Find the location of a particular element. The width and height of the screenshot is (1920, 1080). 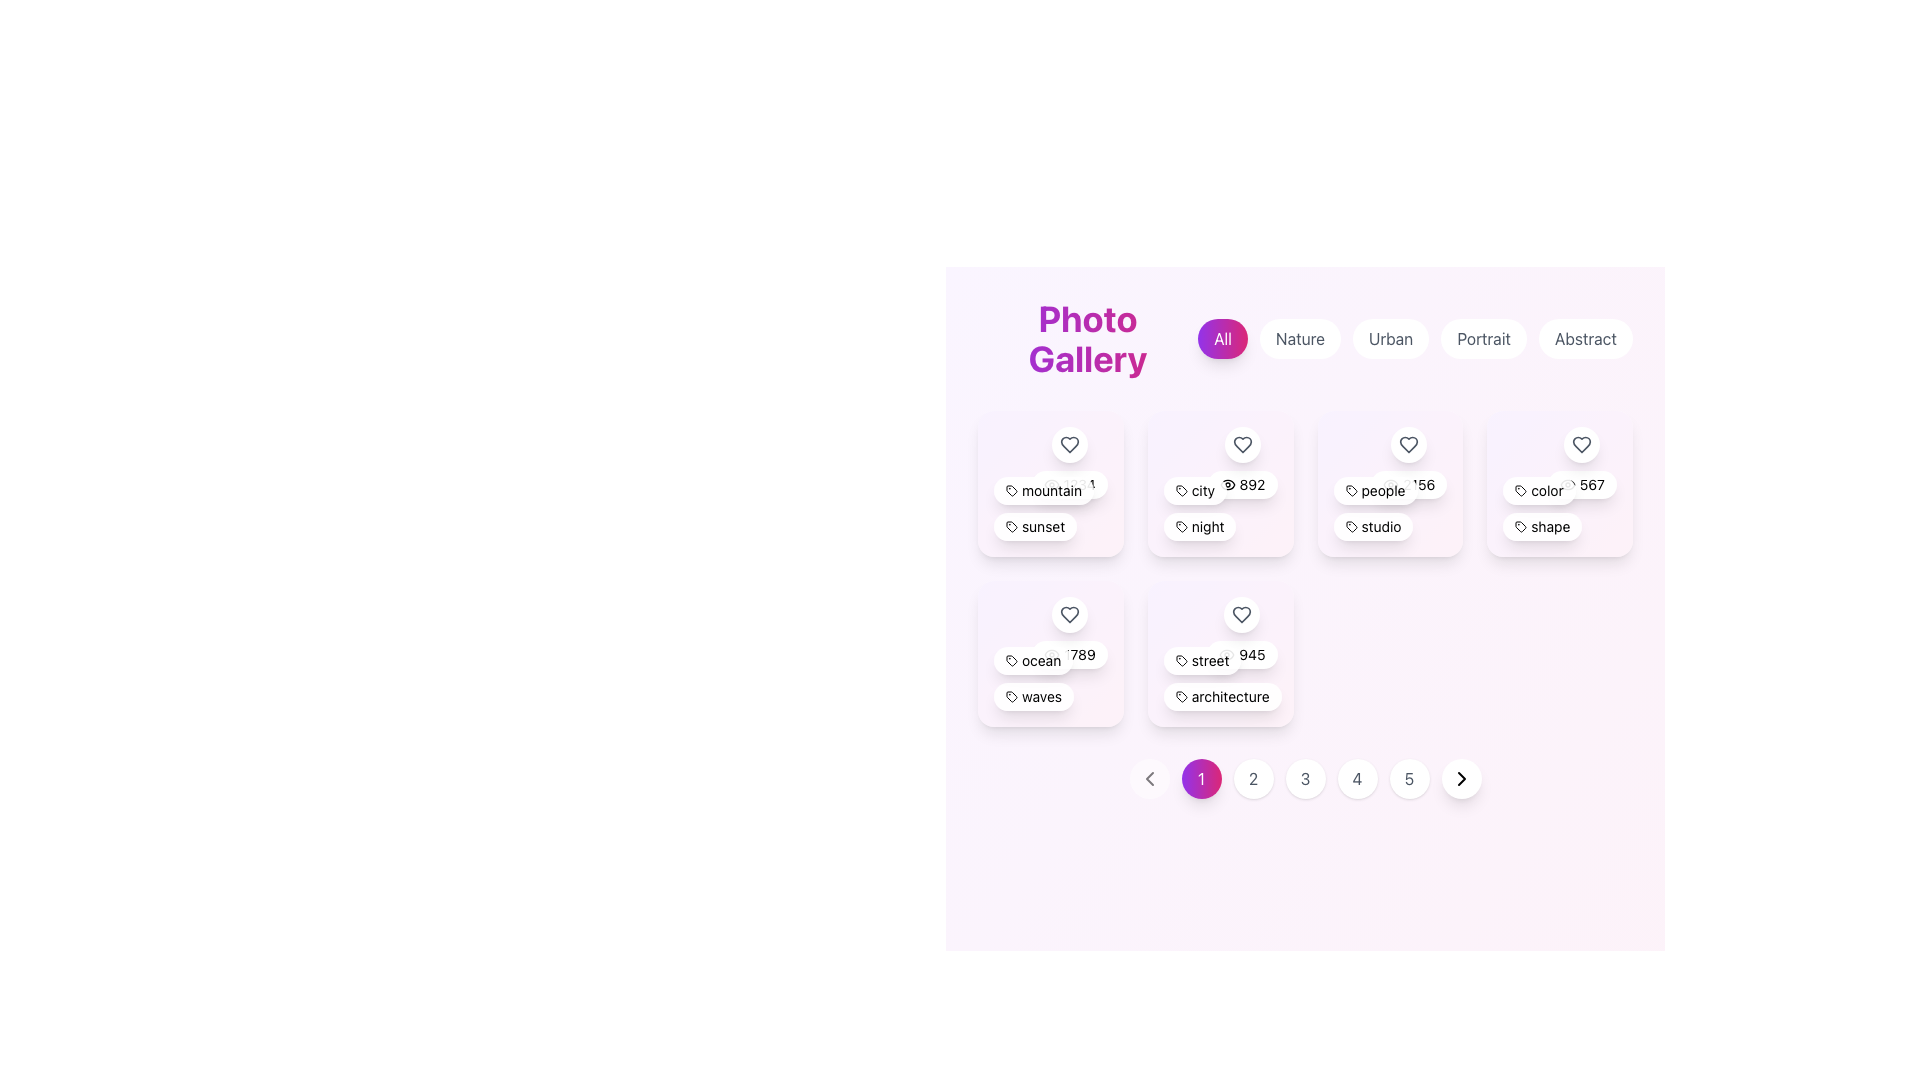

the button labeled 'Urban', which is the third button in a group of five within the navigation section of the 'Photo Gallery' is located at coordinates (1414, 338).